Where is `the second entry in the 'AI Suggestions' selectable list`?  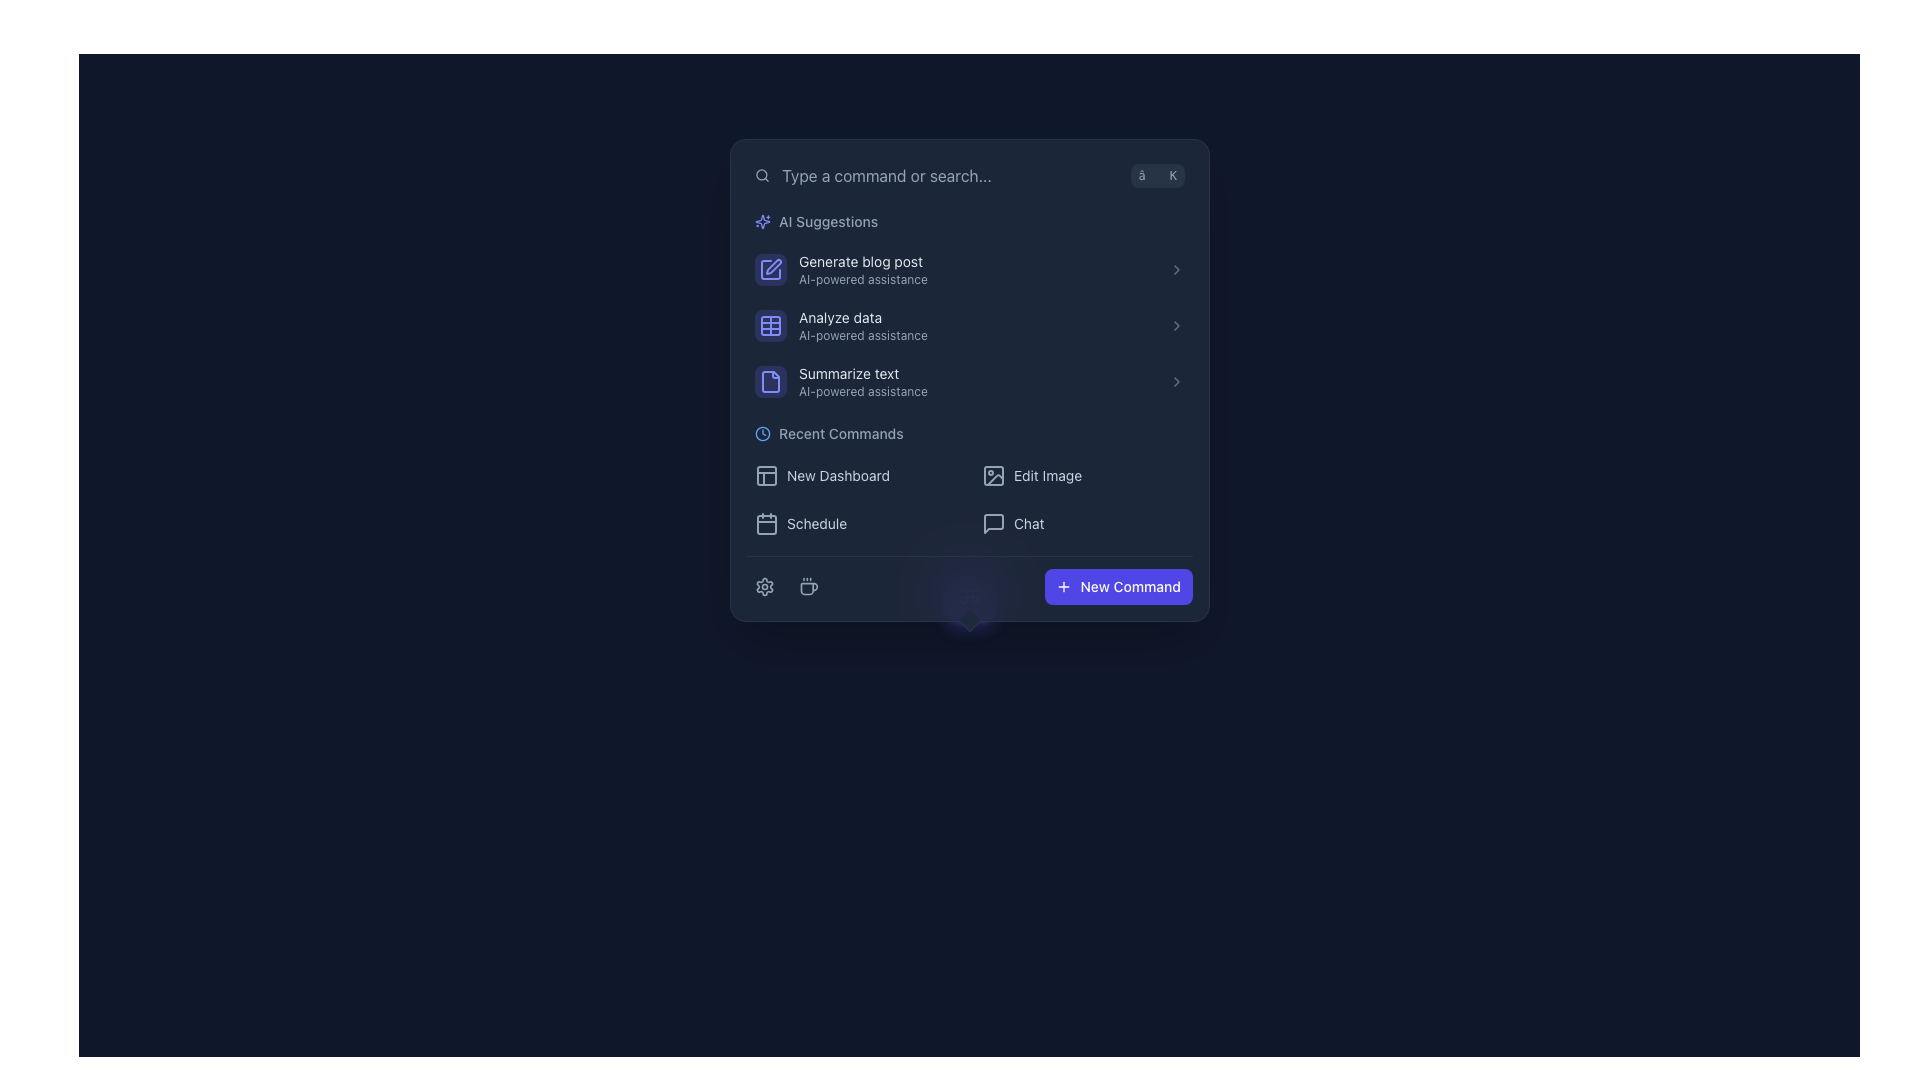
the second entry in the 'AI Suggestions' selectable list is located at coordinates (977, 325).